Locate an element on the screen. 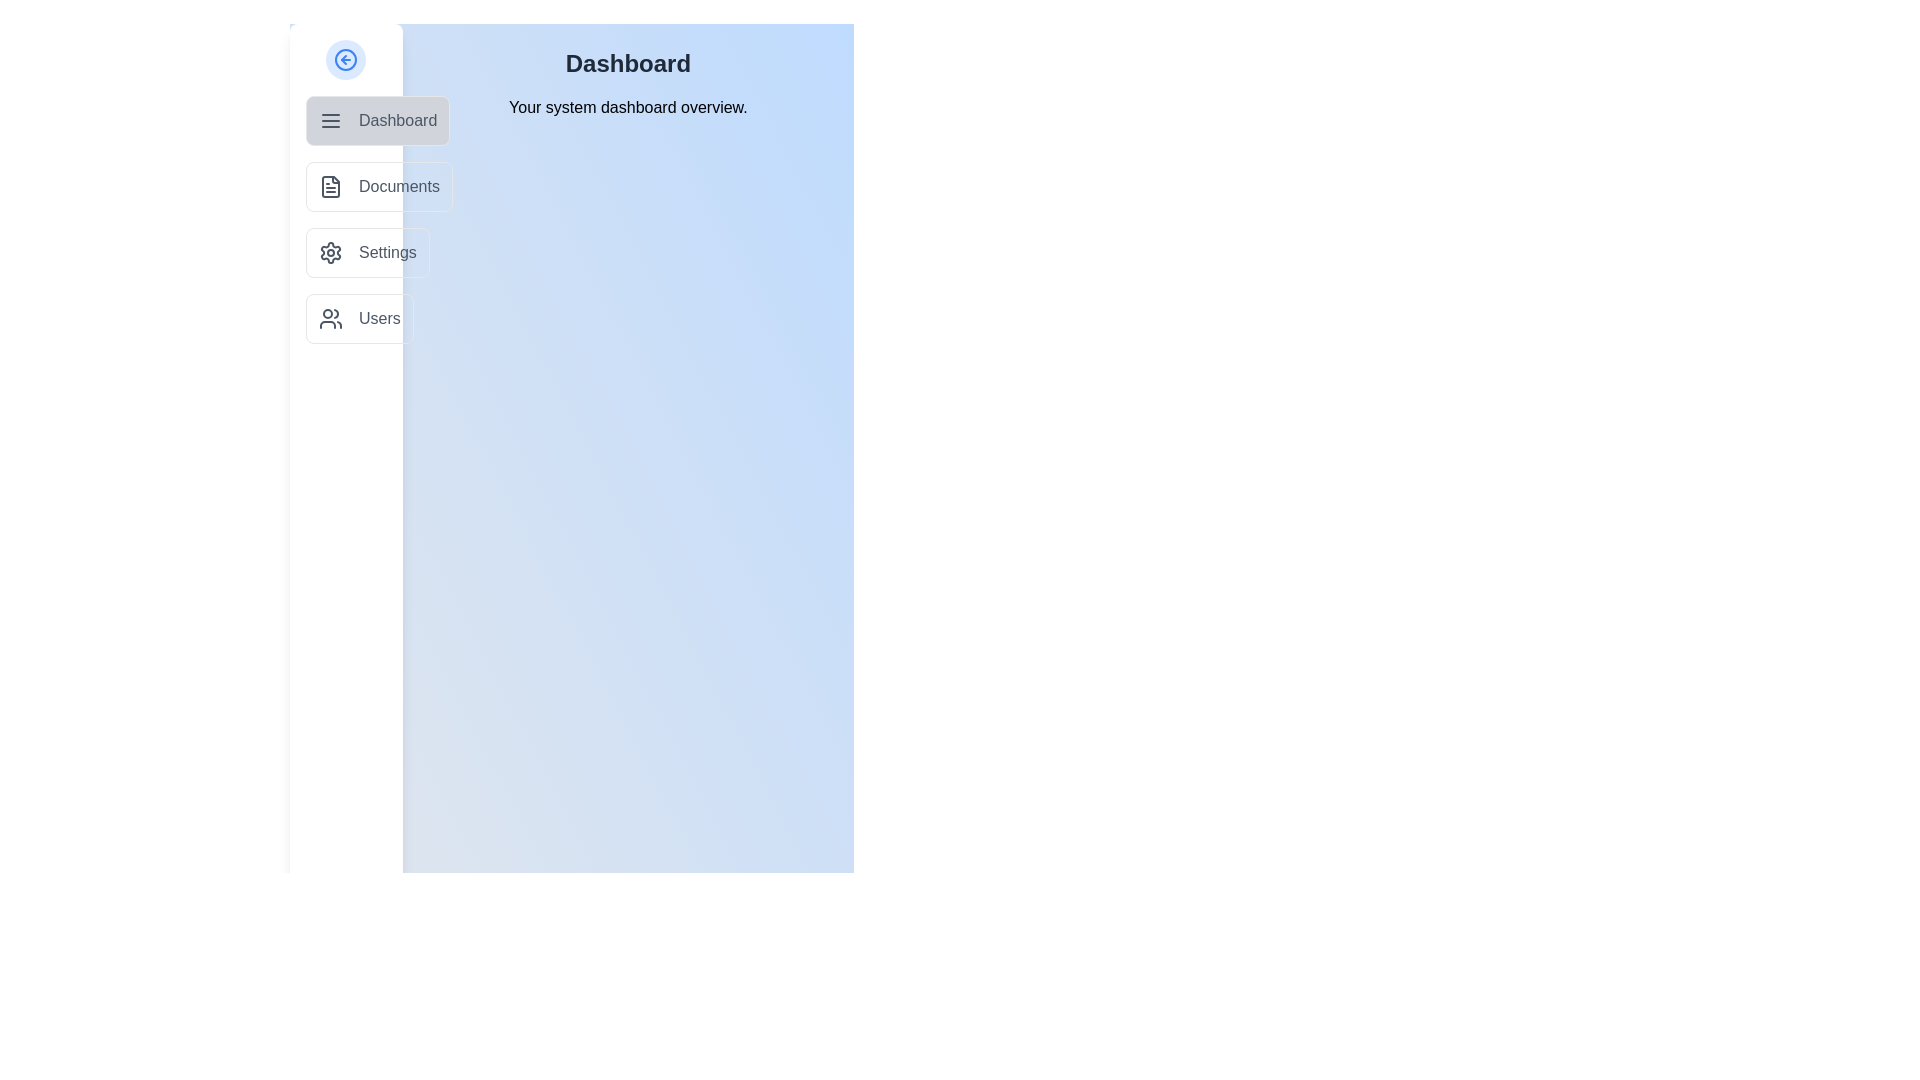  the menu item Documents from the list is located at coordinates (379, 186).